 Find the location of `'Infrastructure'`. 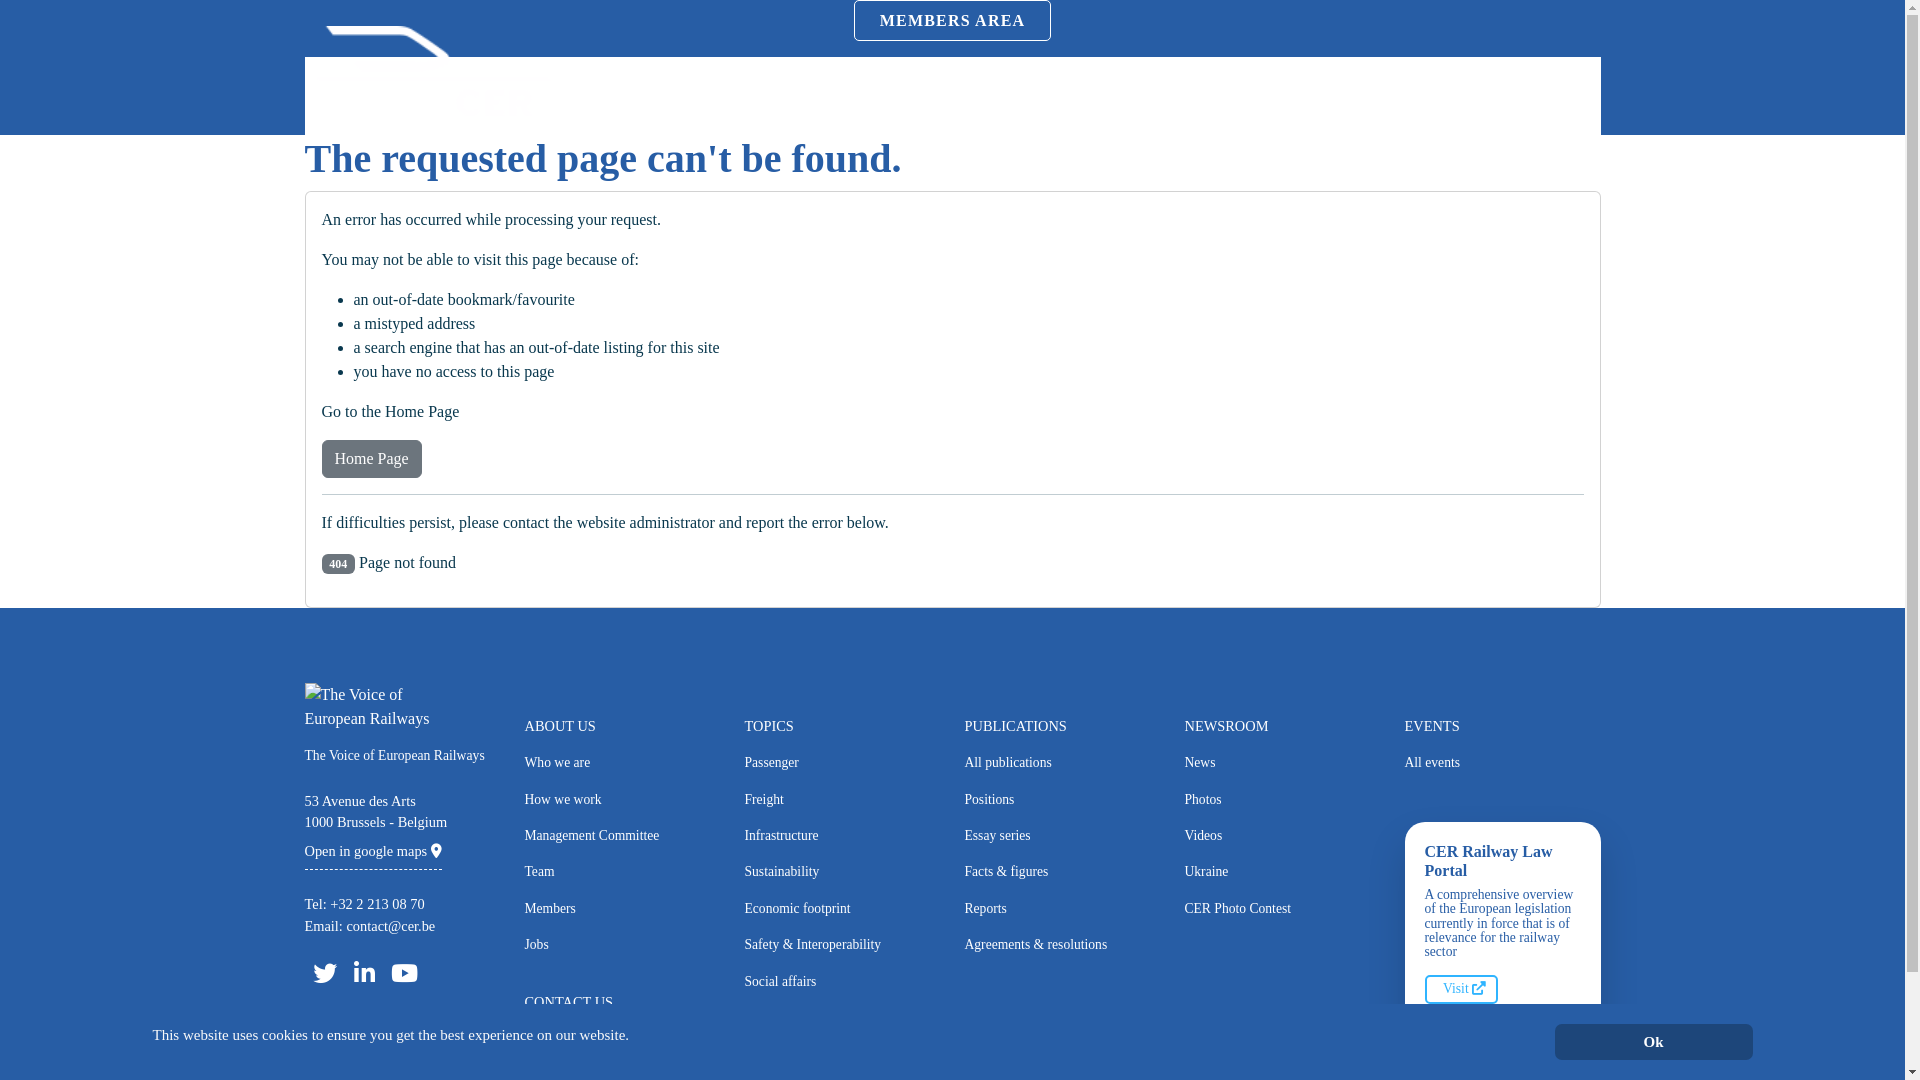

'Infrastructure' is located at coordinates (841, 836).